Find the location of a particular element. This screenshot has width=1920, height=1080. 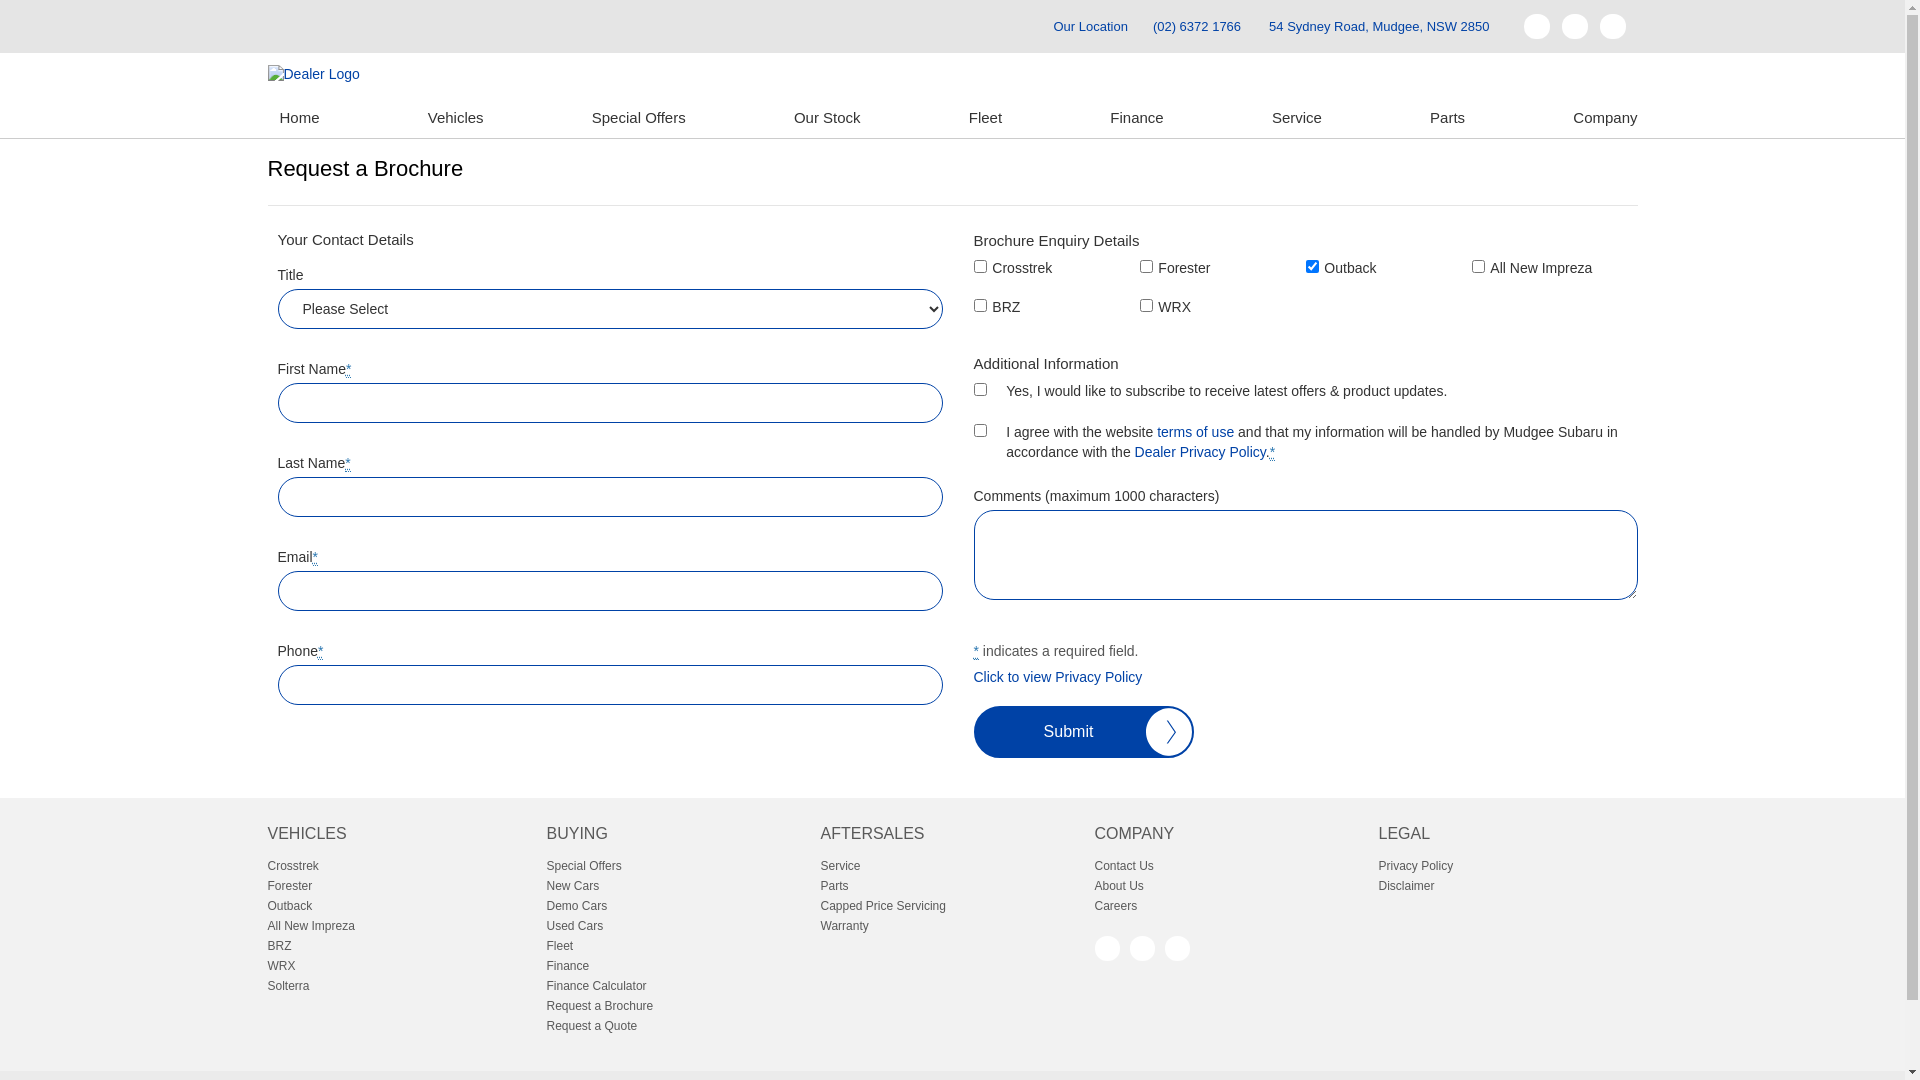

'Submit' is located at coordinates (974, 732).